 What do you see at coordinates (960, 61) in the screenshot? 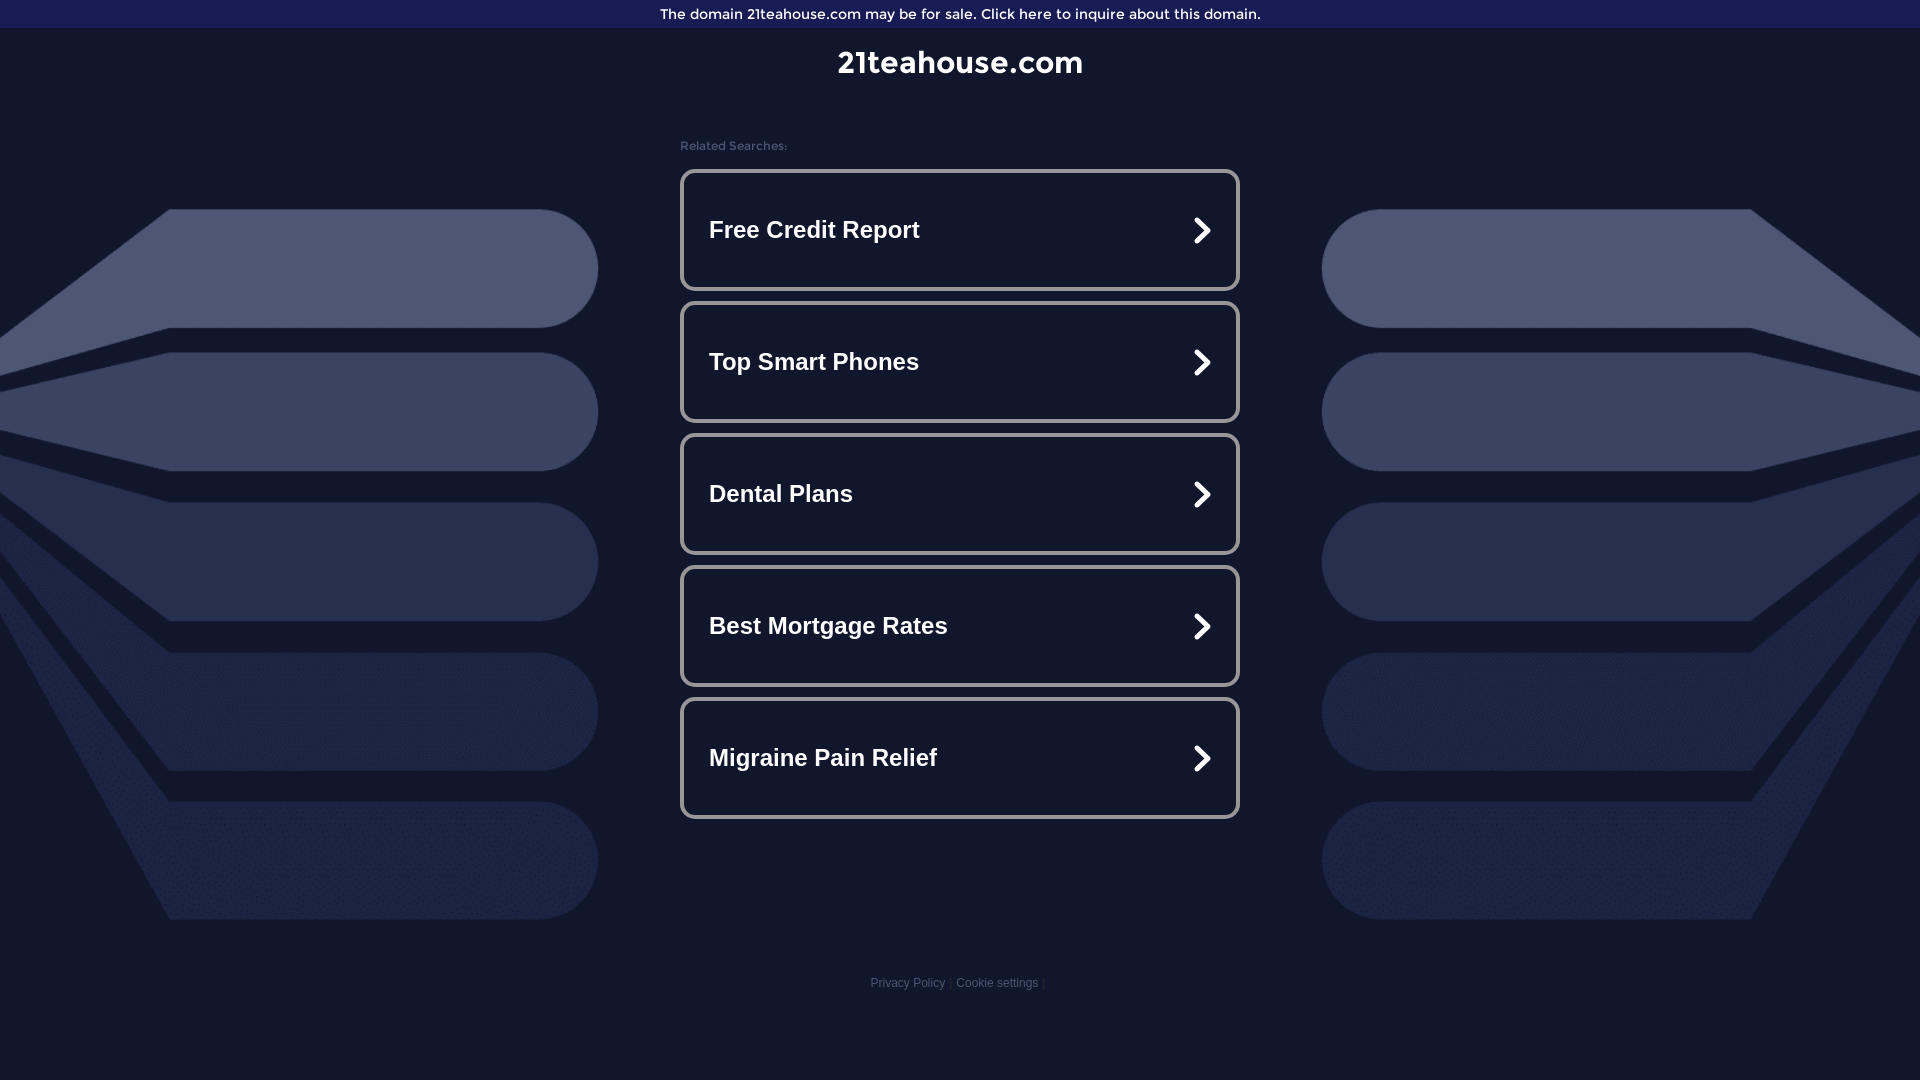
I see `'21teahouse.com'` at bounding box center [960, 61].